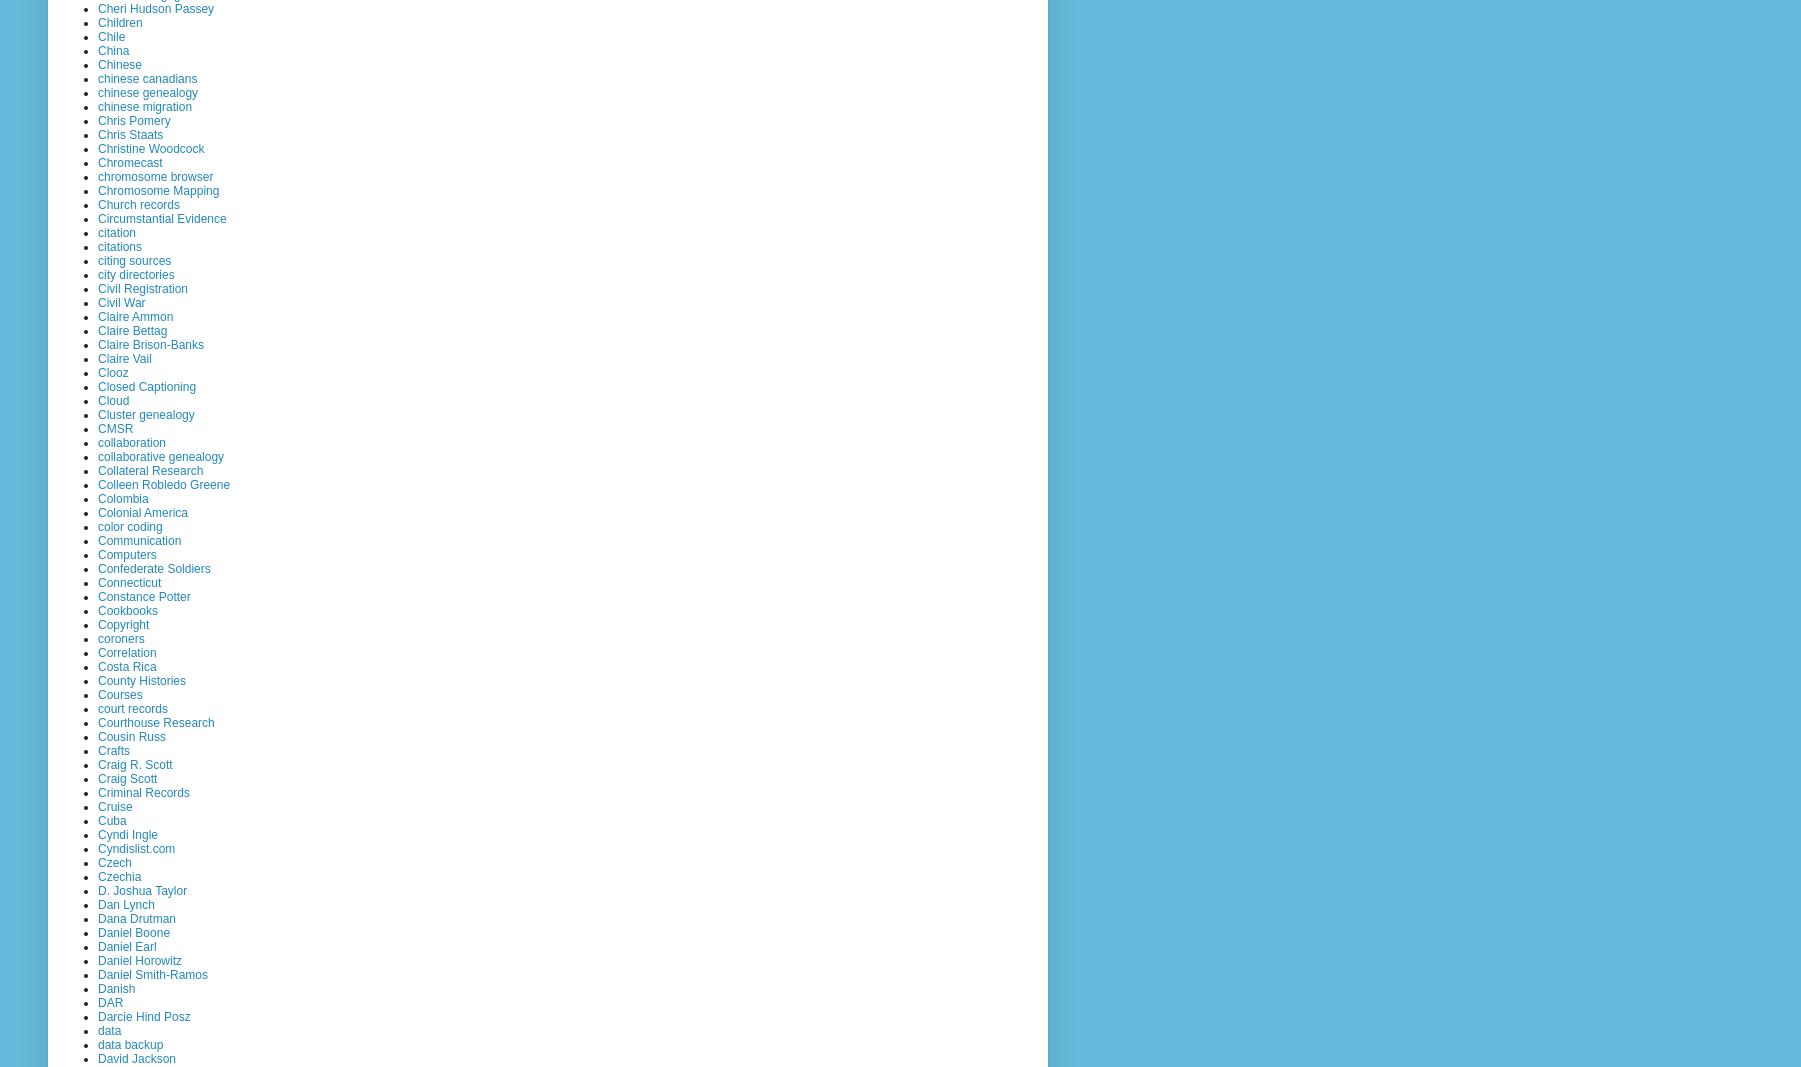 The height and width of the screenshot is (1067, 1801). Describe the element at coordinates (139, 540) in the screenshot. I see `'Communication'` at that location.